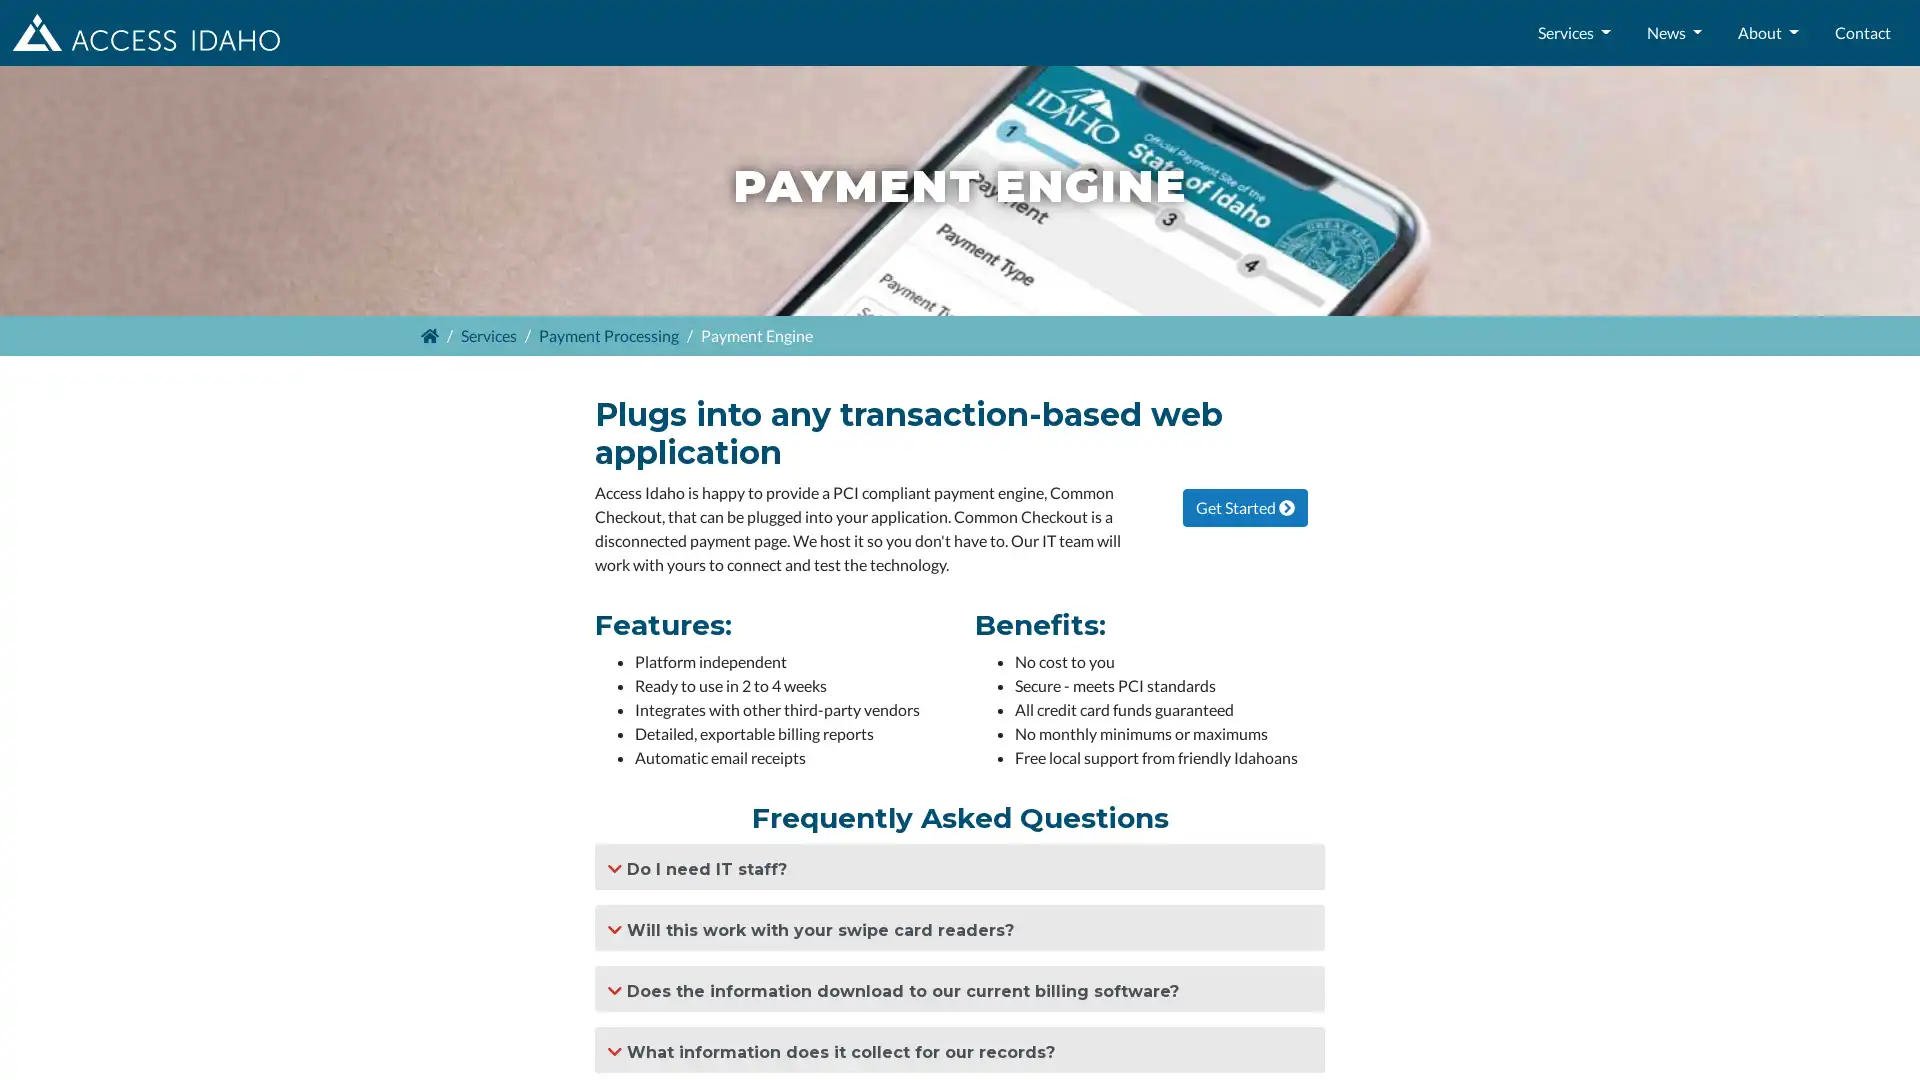  Describe the element at coordinates (960, 1048) in the screenshot. I see `What information does it collect for our records?` at that location.